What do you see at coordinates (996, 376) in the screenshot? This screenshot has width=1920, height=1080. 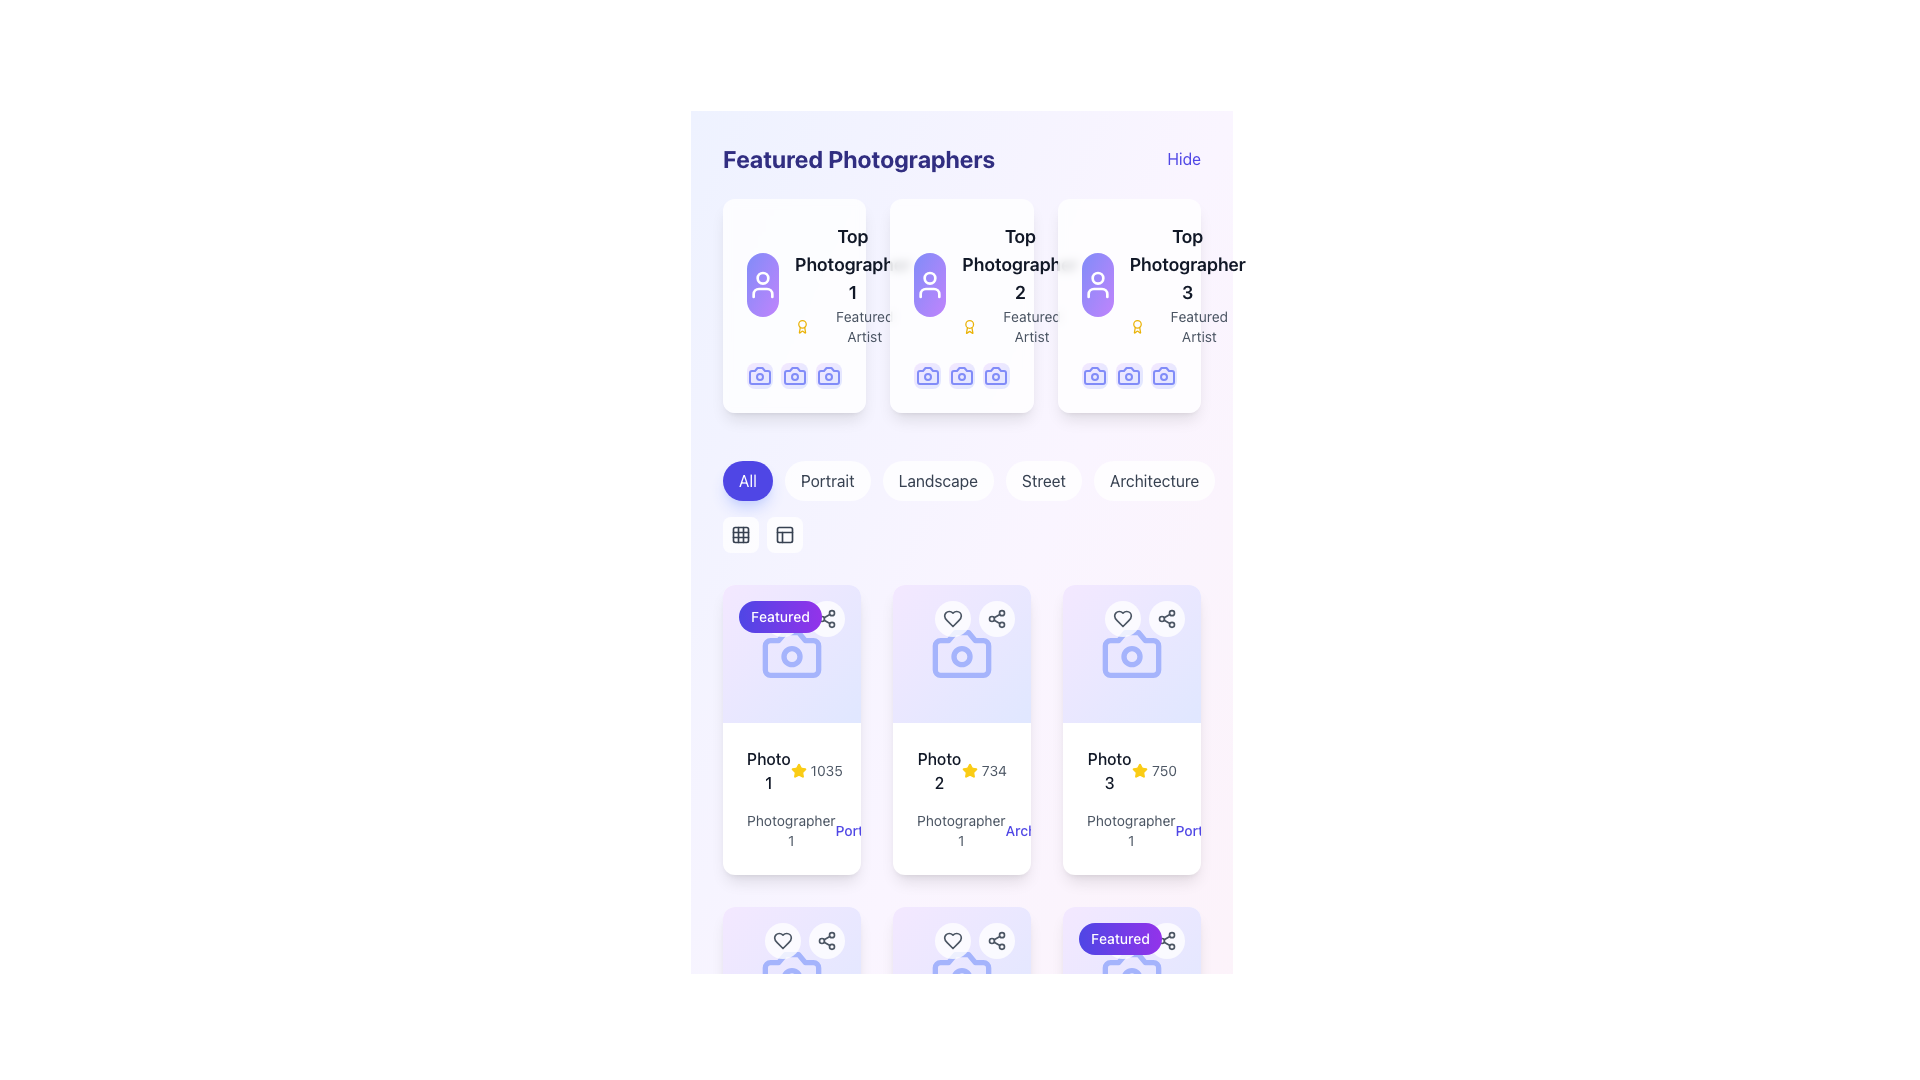 I see `the camera icon with a gradient fill located in the second card of the 'Featured Photographers' section, below the 'Top Photographer 2' title` at bounding box center [996, 376].